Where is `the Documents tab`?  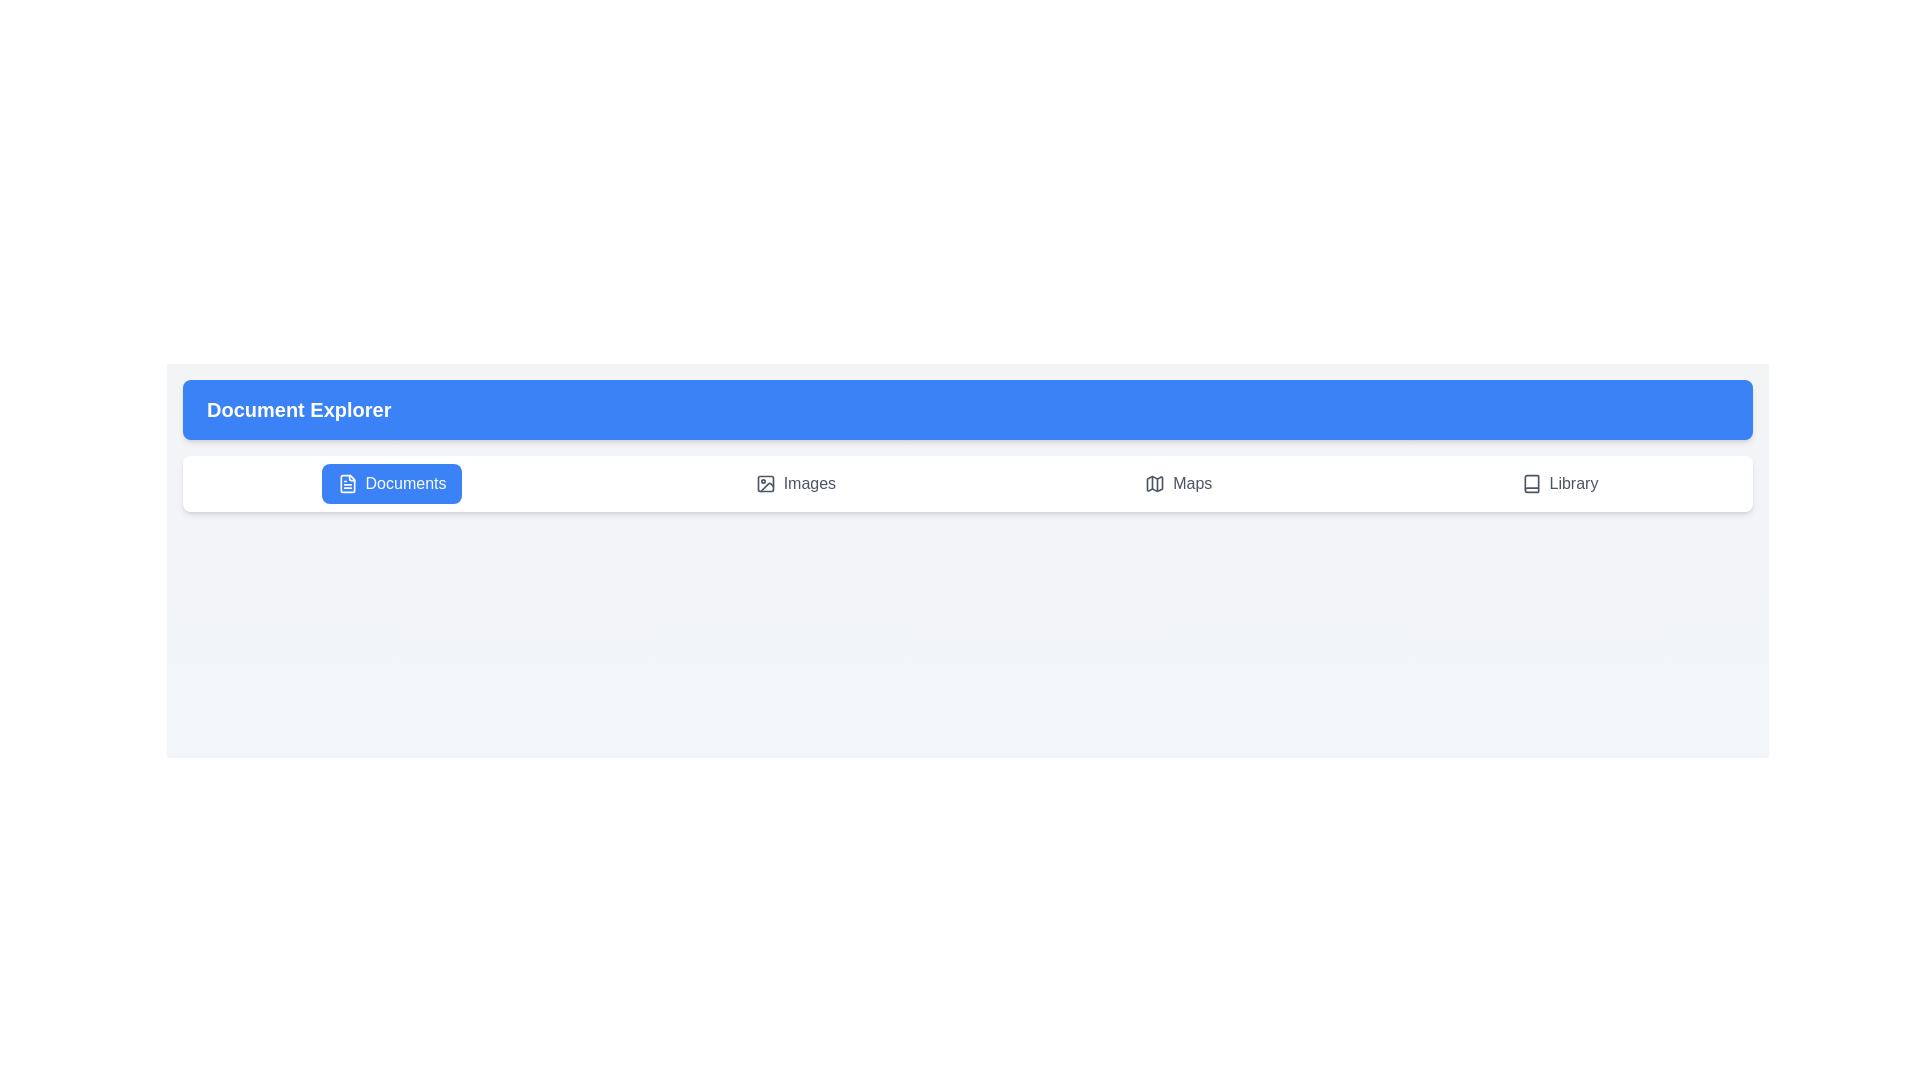
the Documents tab is located at coordinates (392, 483).